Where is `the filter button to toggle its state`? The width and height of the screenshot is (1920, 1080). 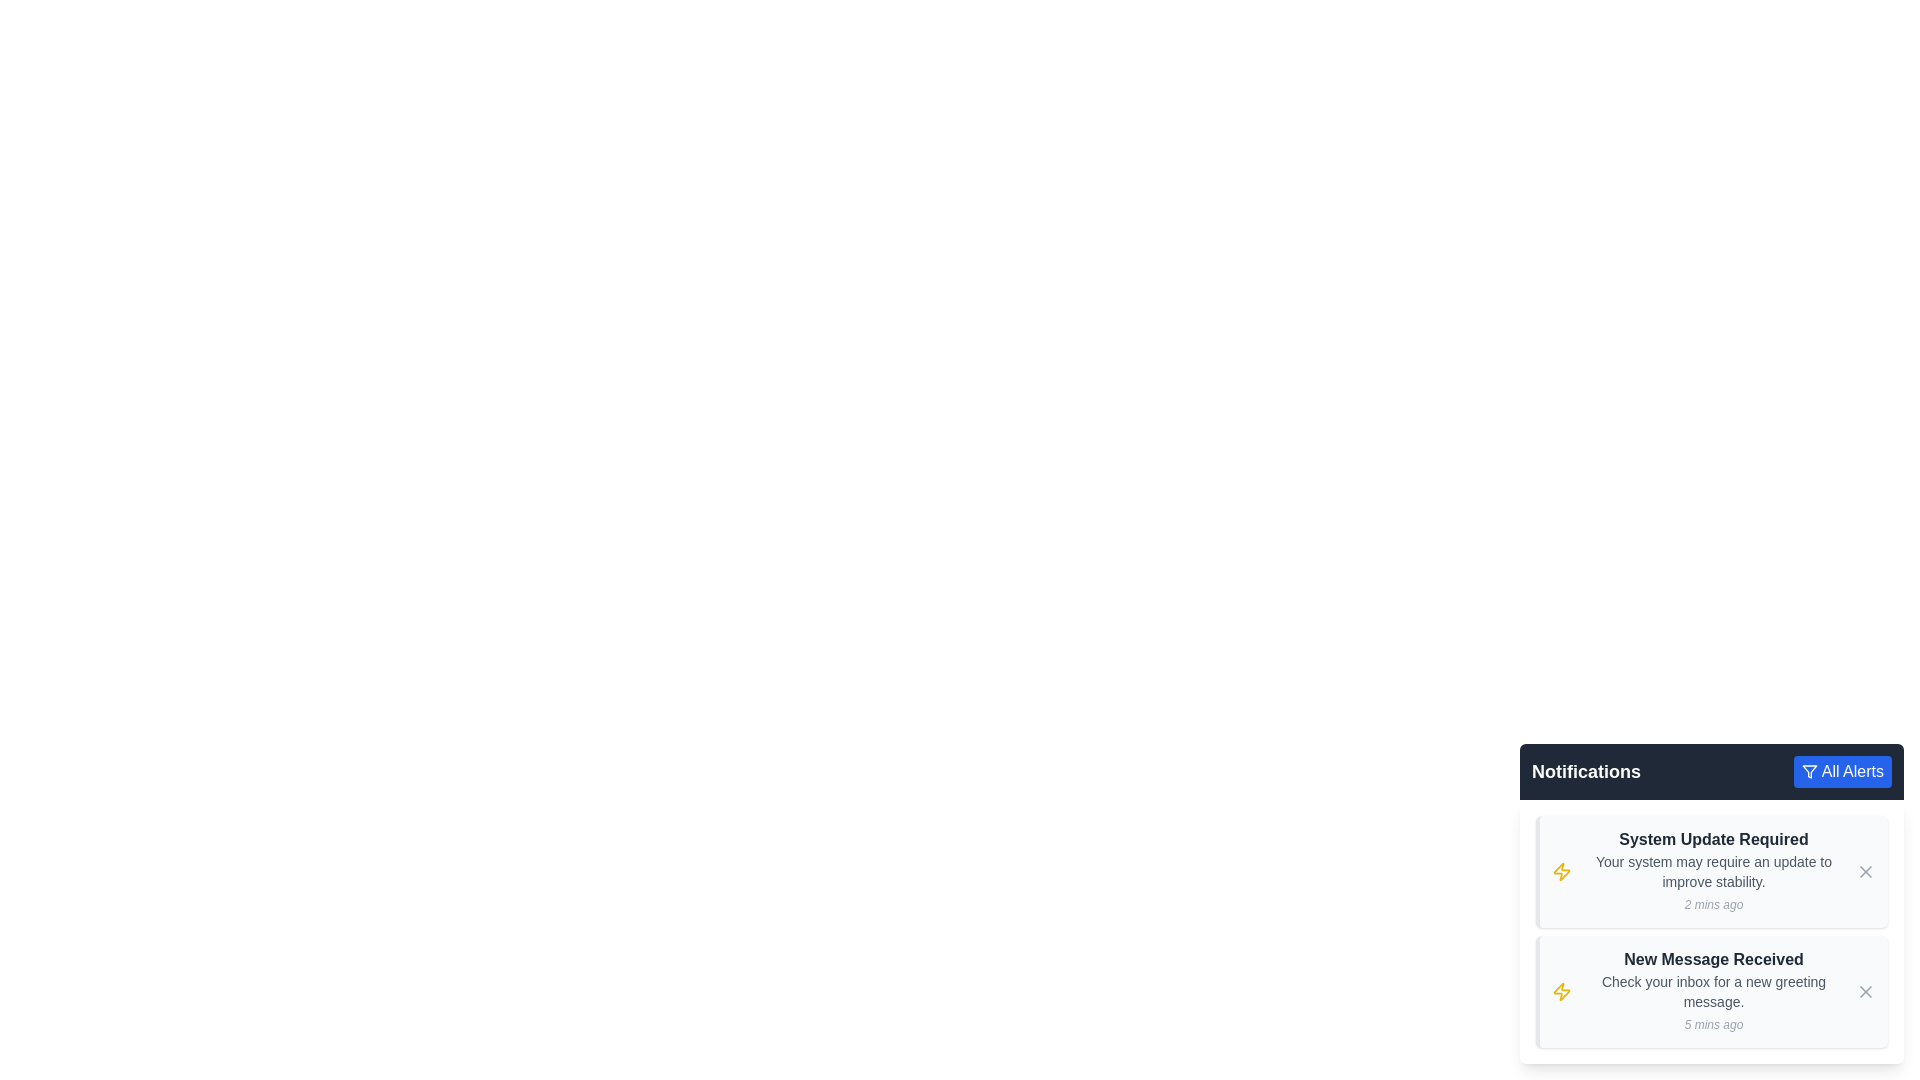
the filter button to toggle its state is located at coordinates (1841, 770).